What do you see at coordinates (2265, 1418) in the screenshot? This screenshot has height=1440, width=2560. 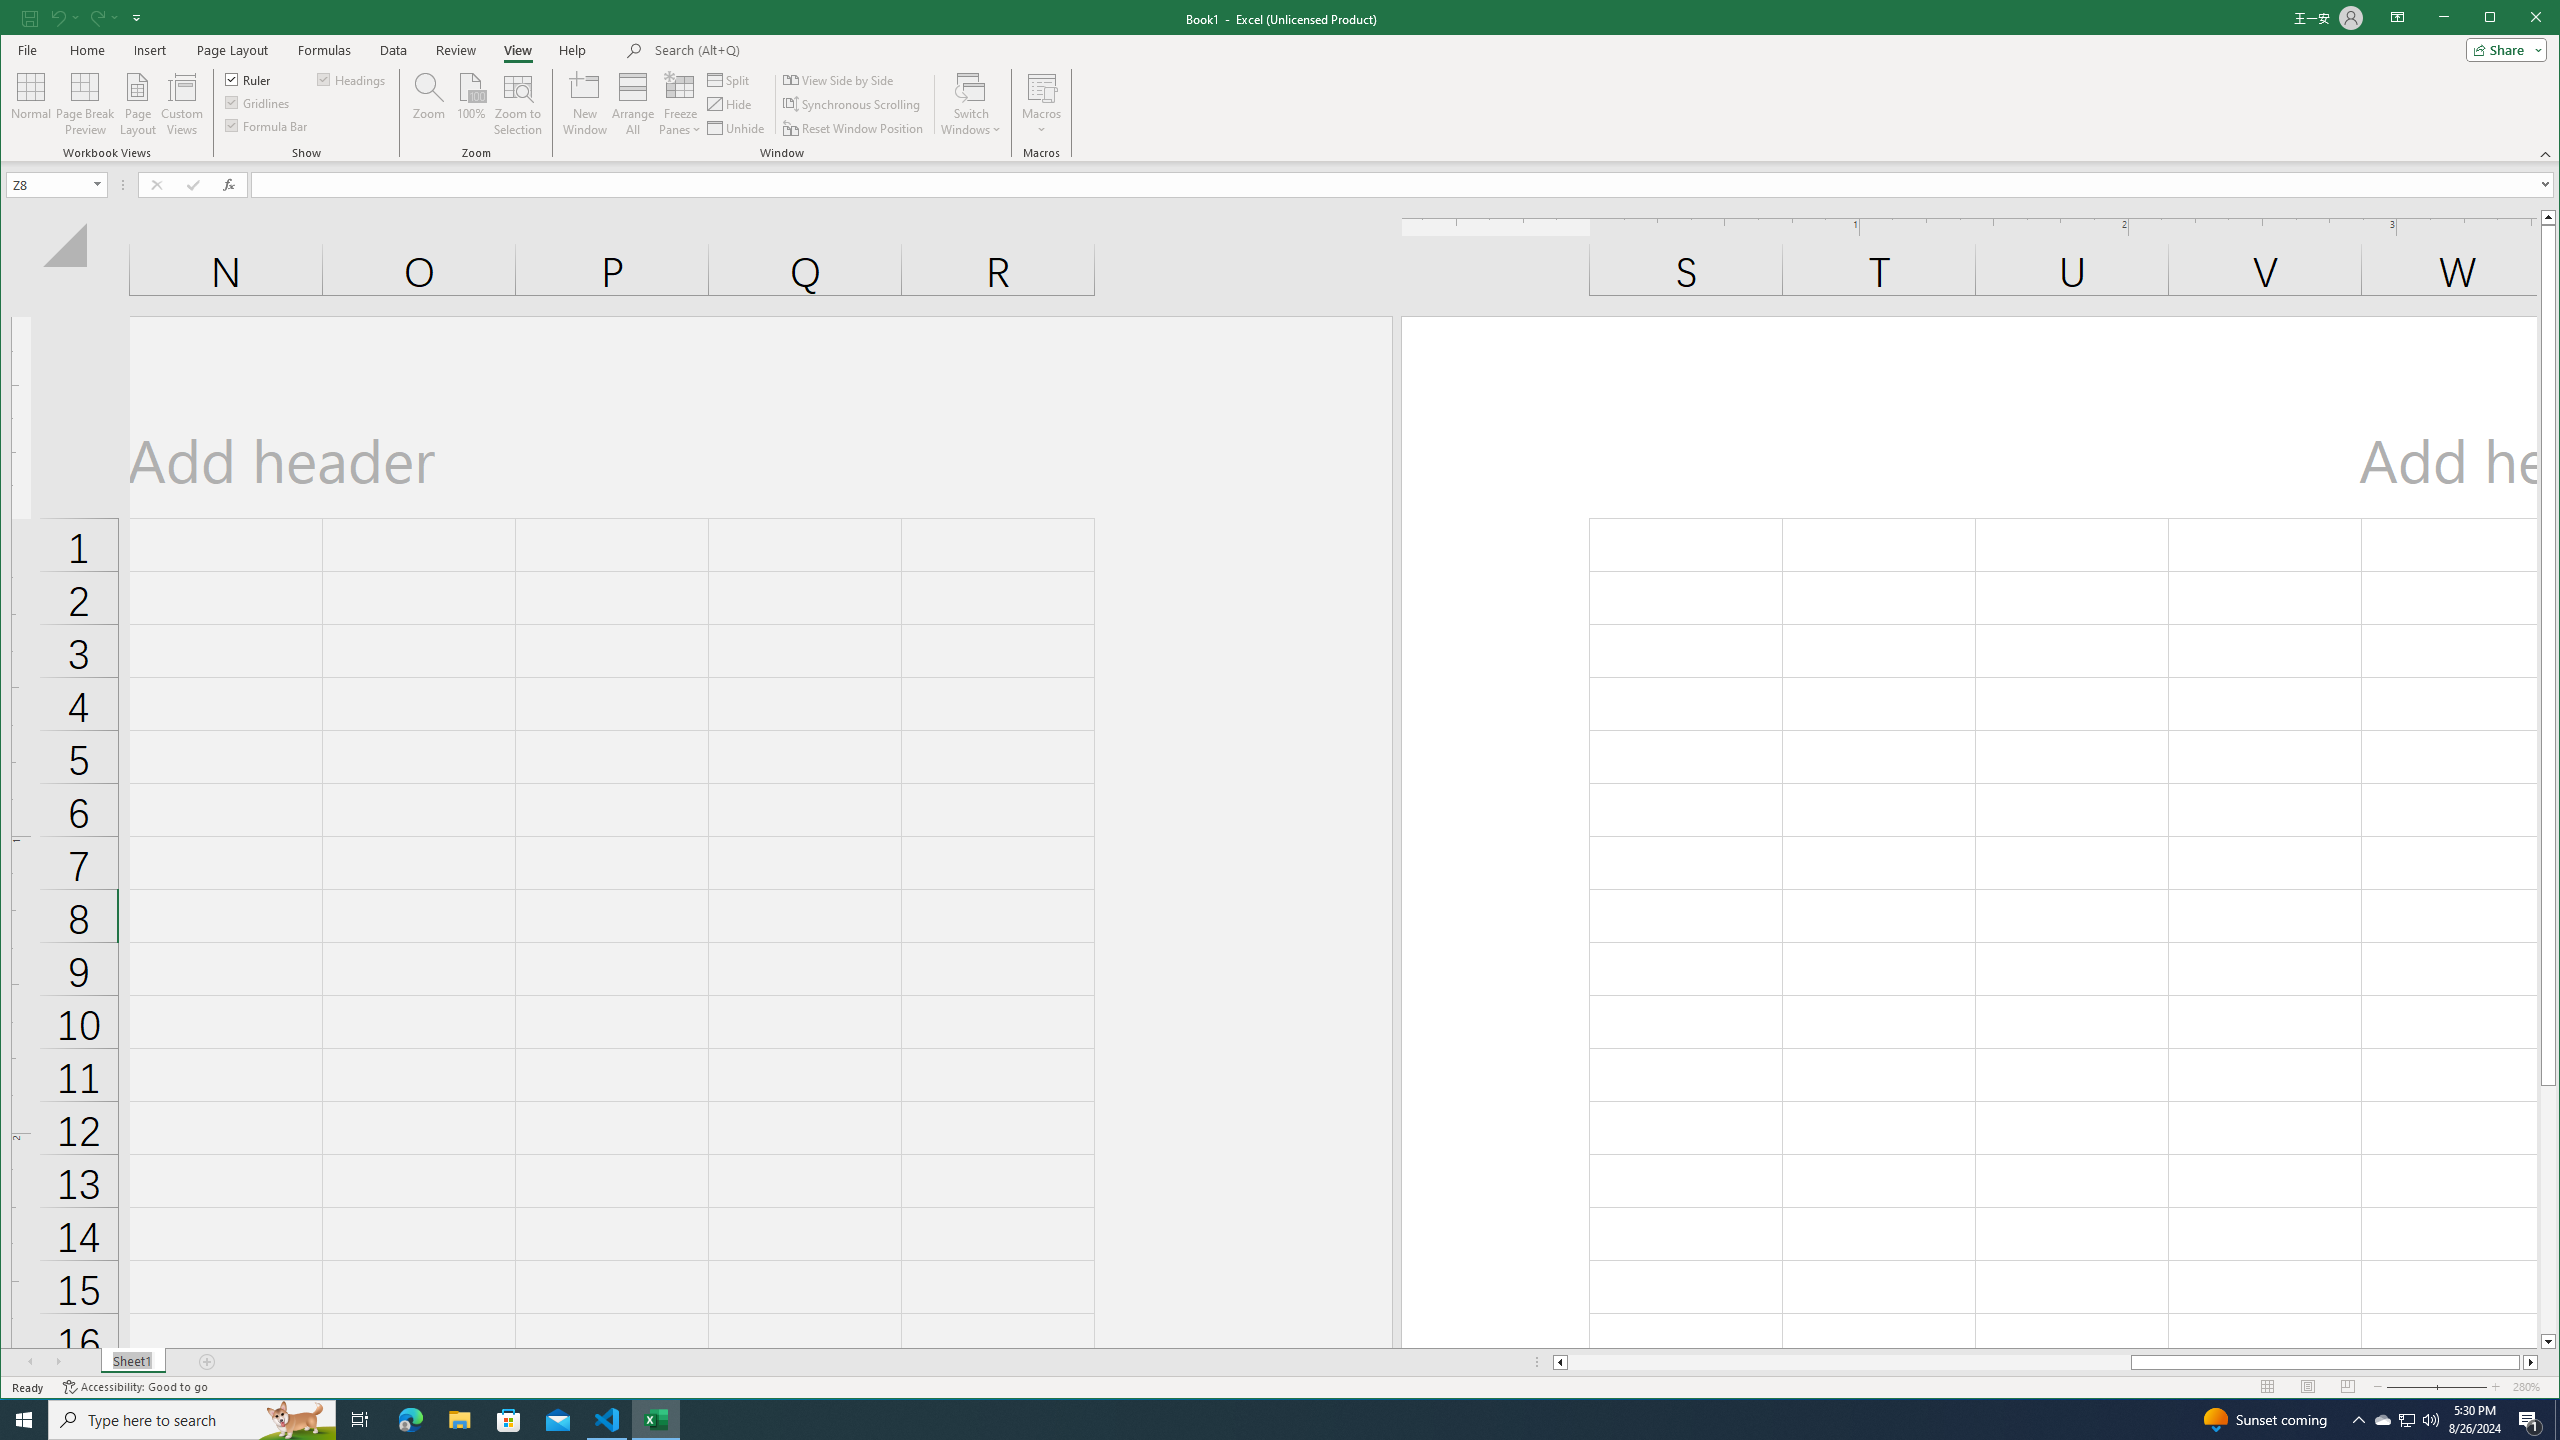 I see `'Sunset coming'` at bounding box center [2265, 1418].